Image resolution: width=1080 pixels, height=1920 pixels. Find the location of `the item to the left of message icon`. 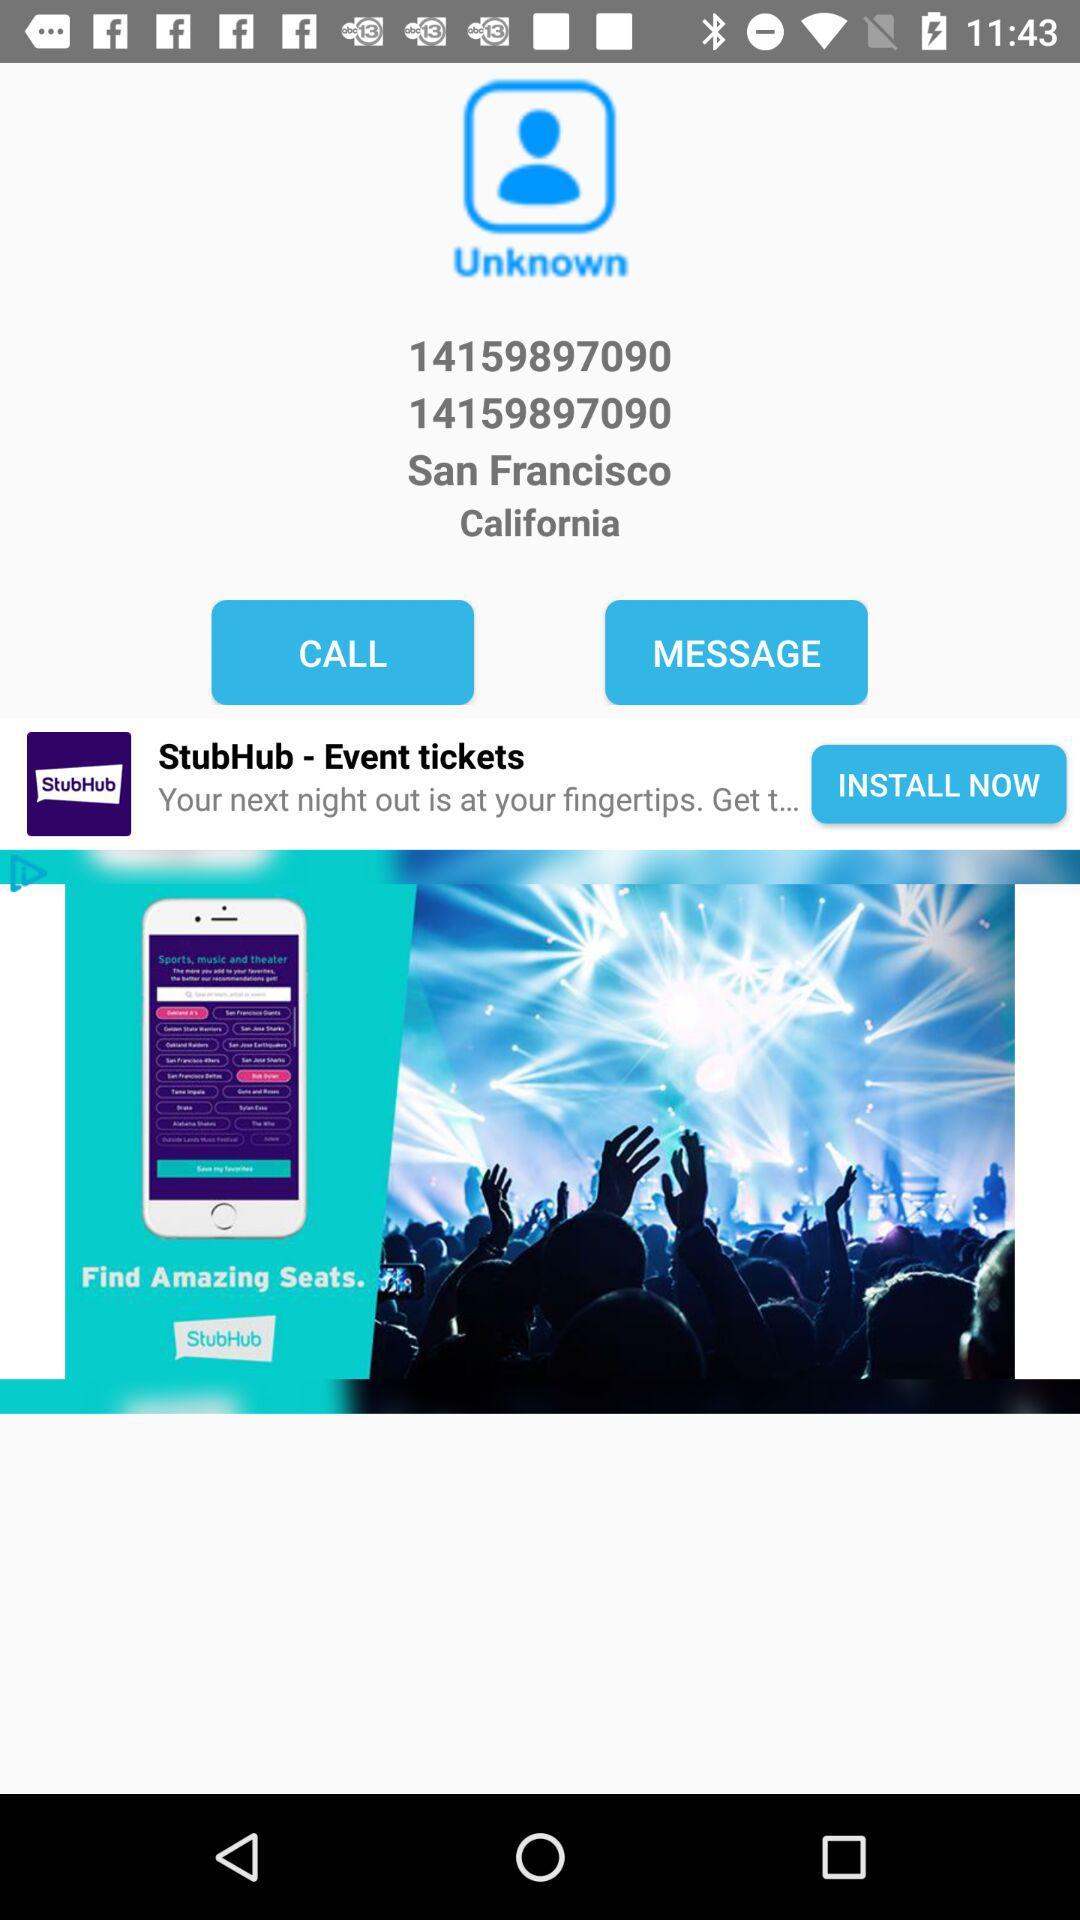

the item to the left of message icon is located at coordinates (341, 652).